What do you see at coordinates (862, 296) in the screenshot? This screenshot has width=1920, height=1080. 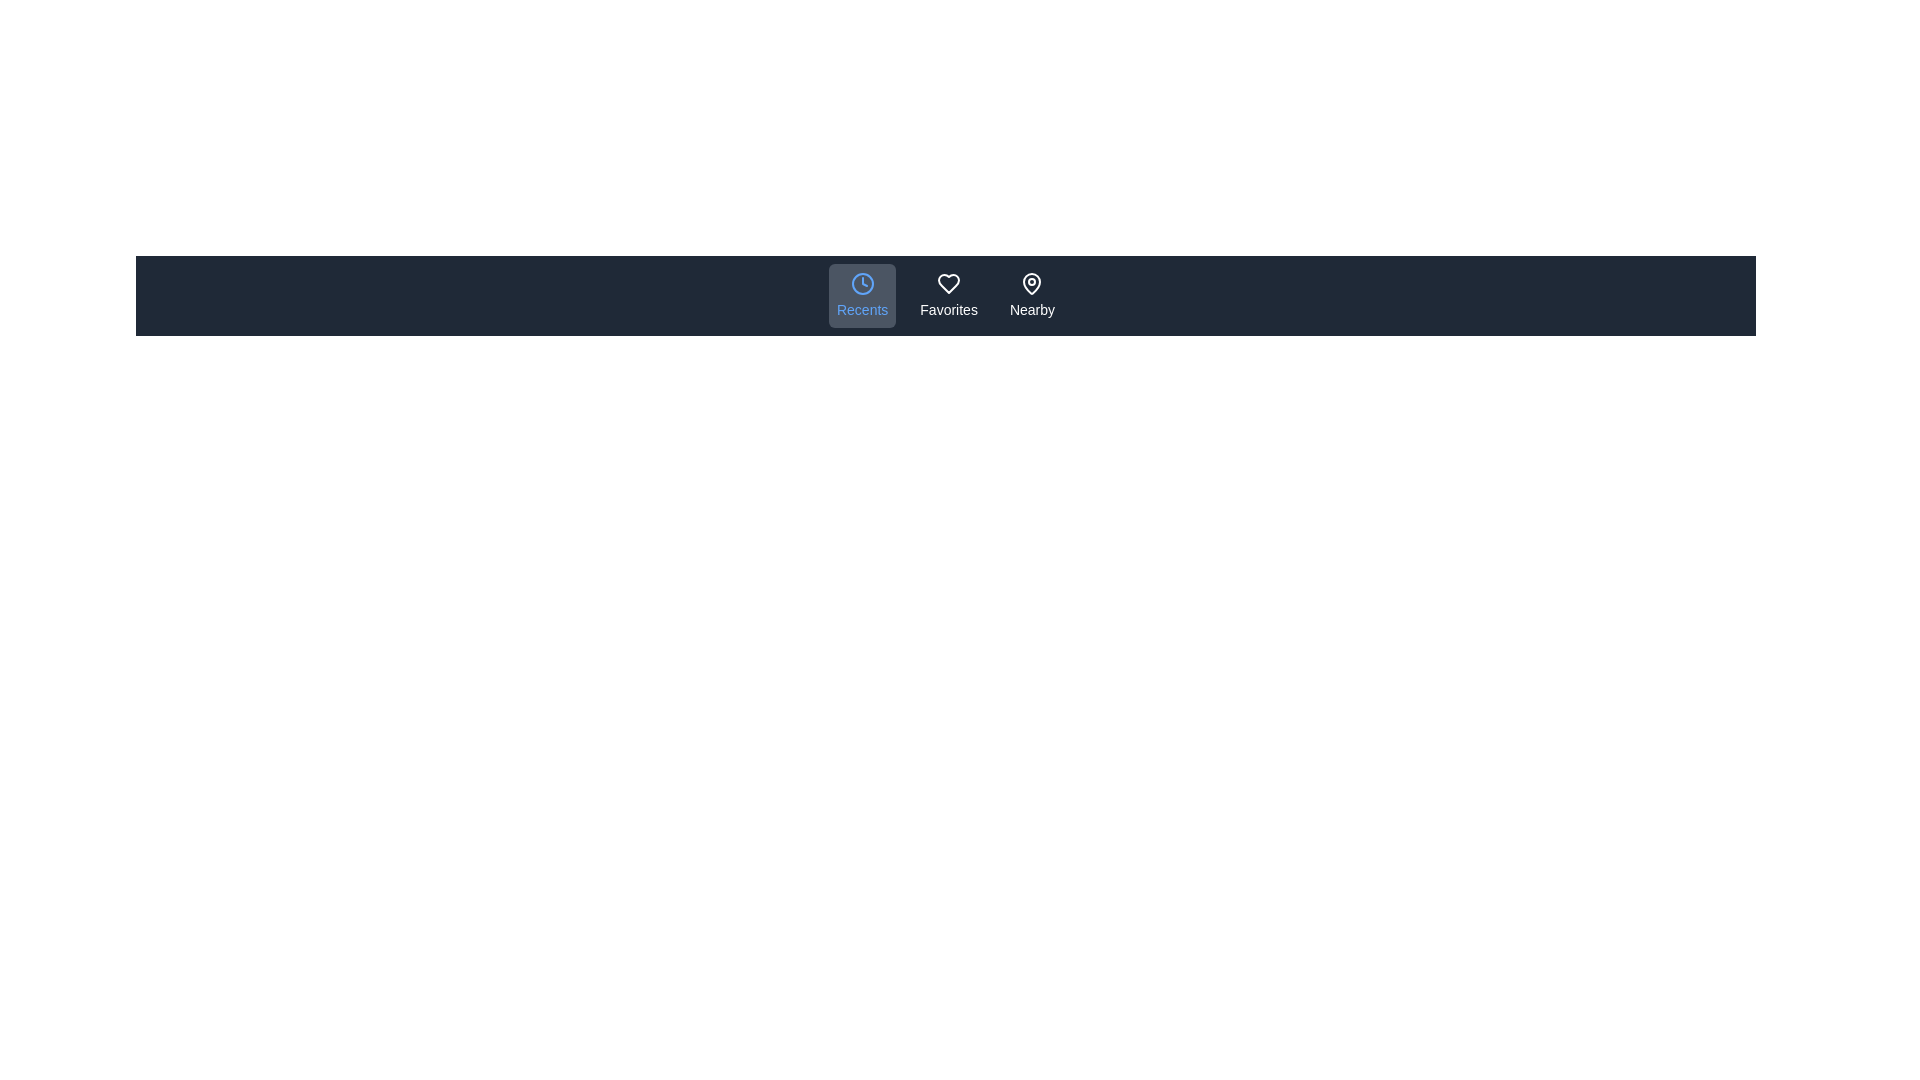 I see `the Recents icon in the navigation bar` at bounding box center [862, 296].